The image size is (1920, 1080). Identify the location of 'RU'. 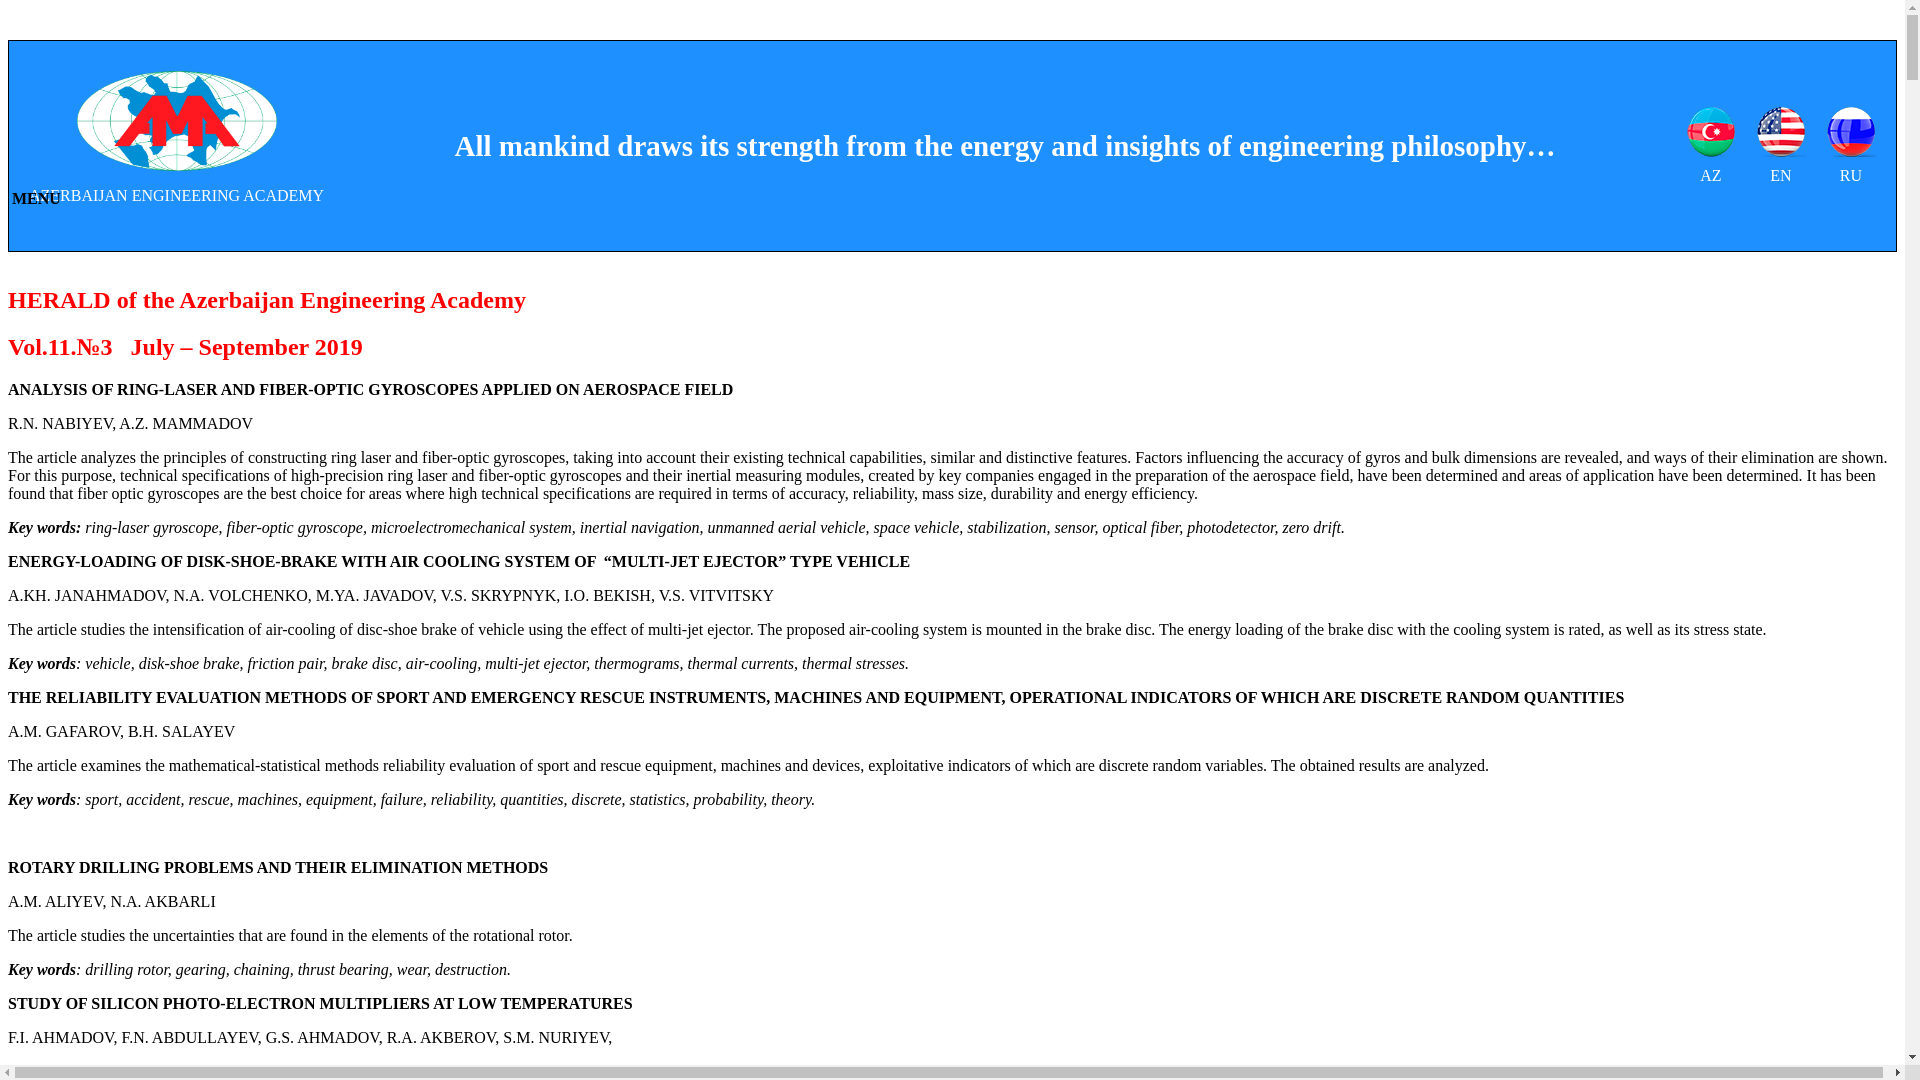
(1850, 145).